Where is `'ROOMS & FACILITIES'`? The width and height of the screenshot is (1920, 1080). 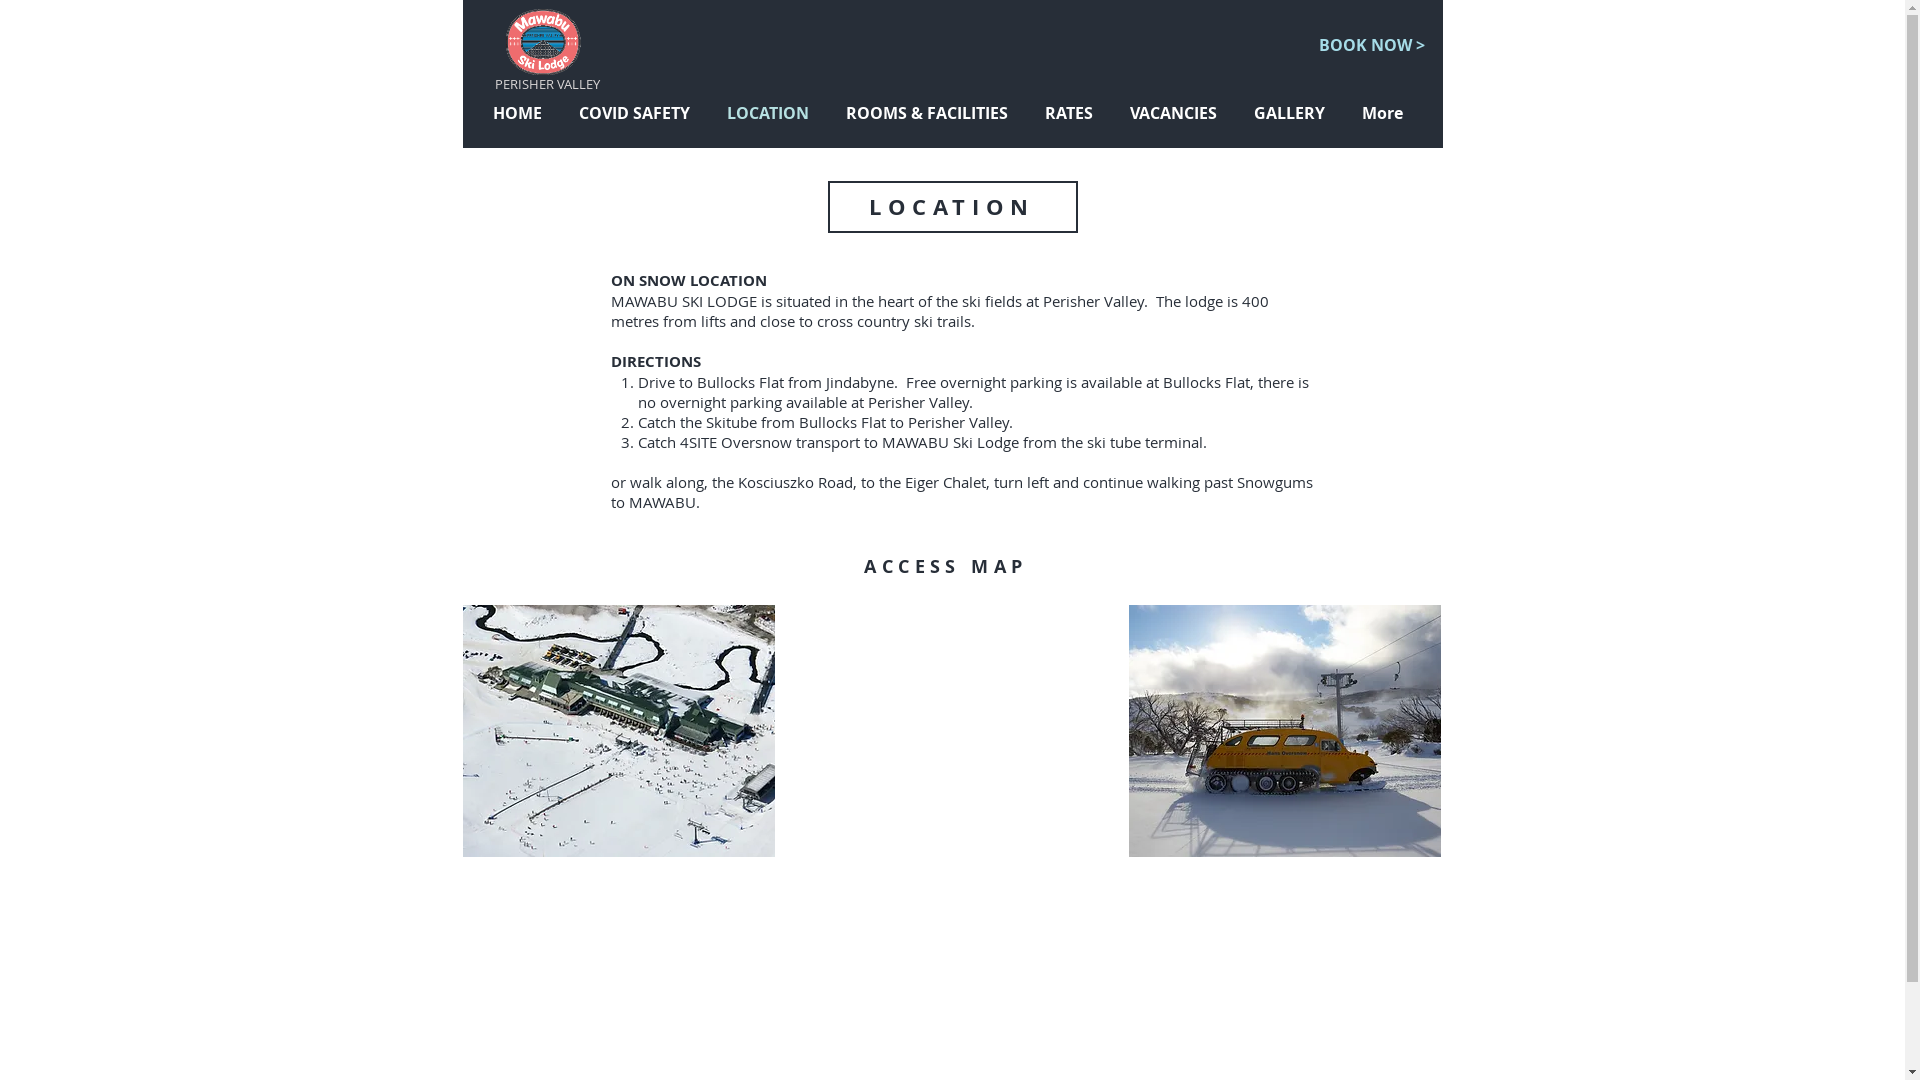 'ROOMS & FACILITIES' is located at coordinates (928, 113).